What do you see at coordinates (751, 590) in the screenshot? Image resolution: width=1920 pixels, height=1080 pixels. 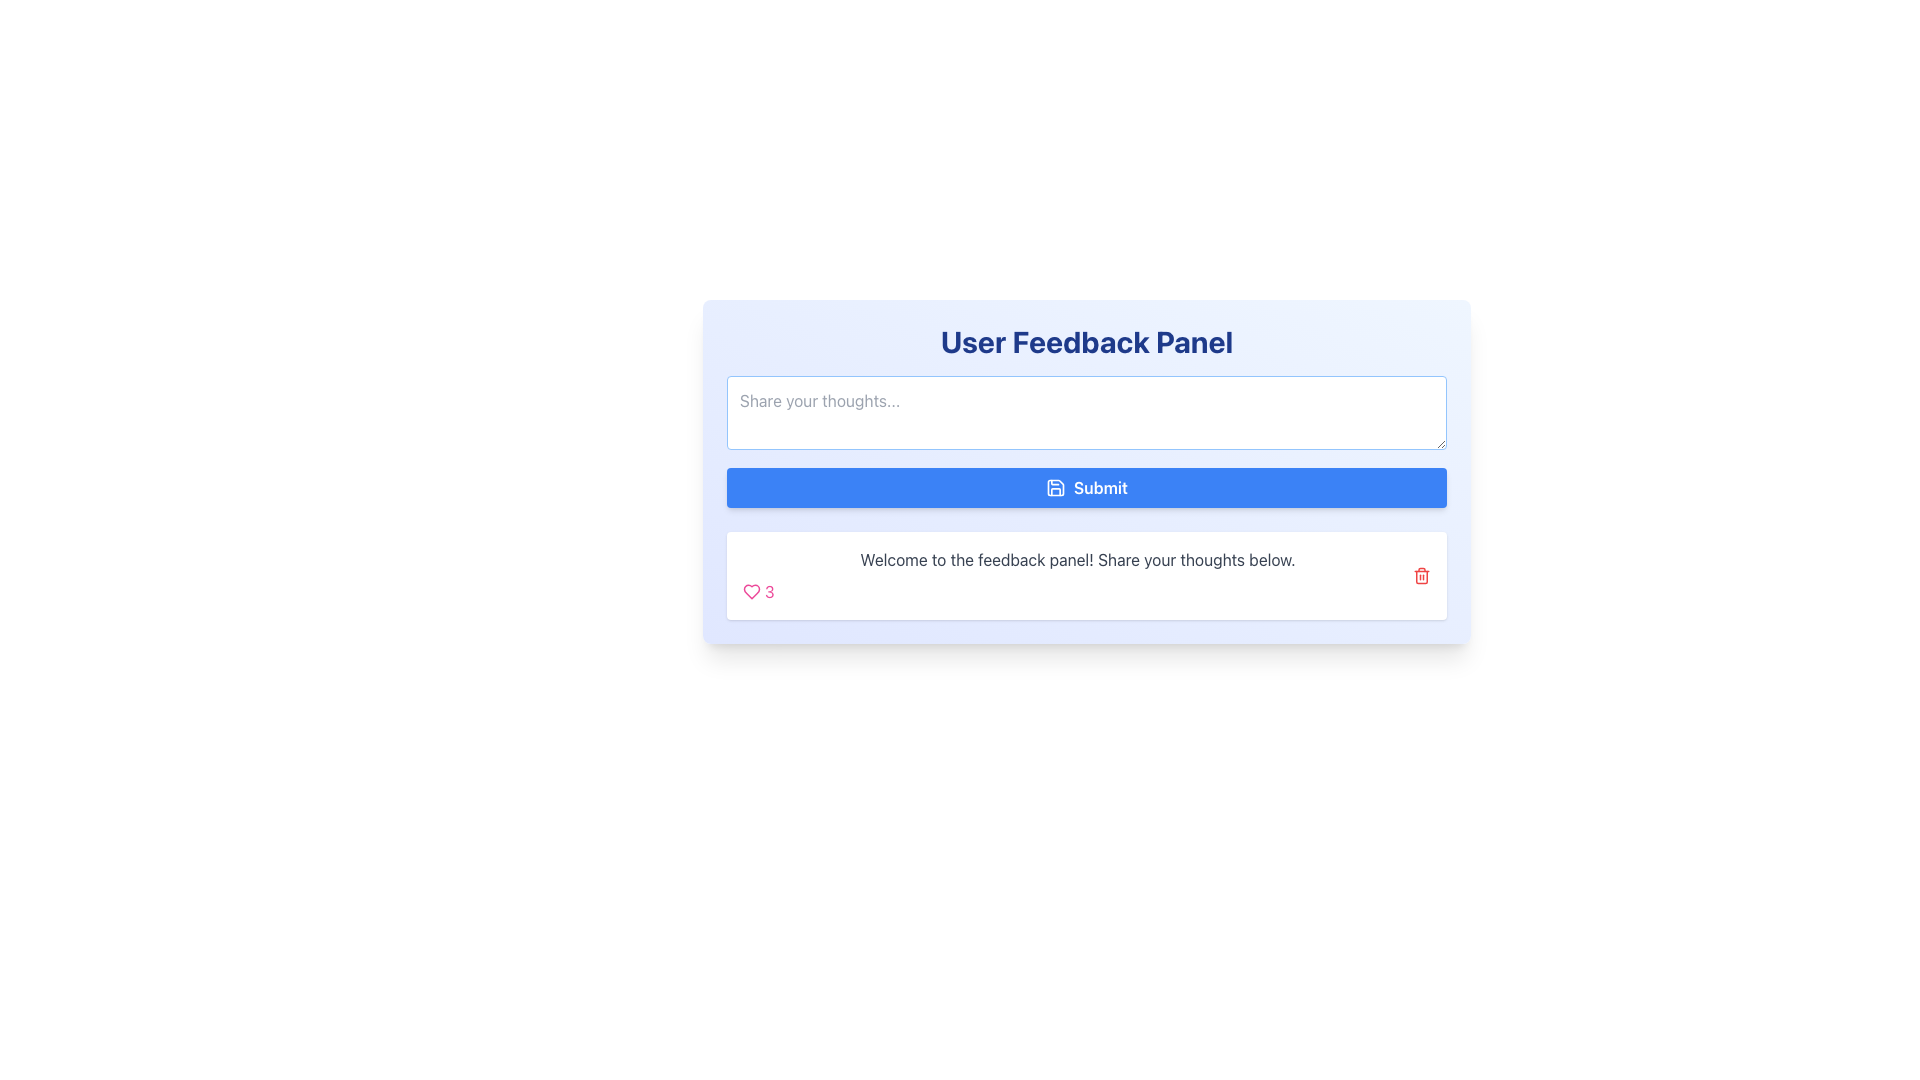 I see `the heart icon located to the left of the number '3' in the feedback panel to like or favorite` at bounding box center [751, 590].